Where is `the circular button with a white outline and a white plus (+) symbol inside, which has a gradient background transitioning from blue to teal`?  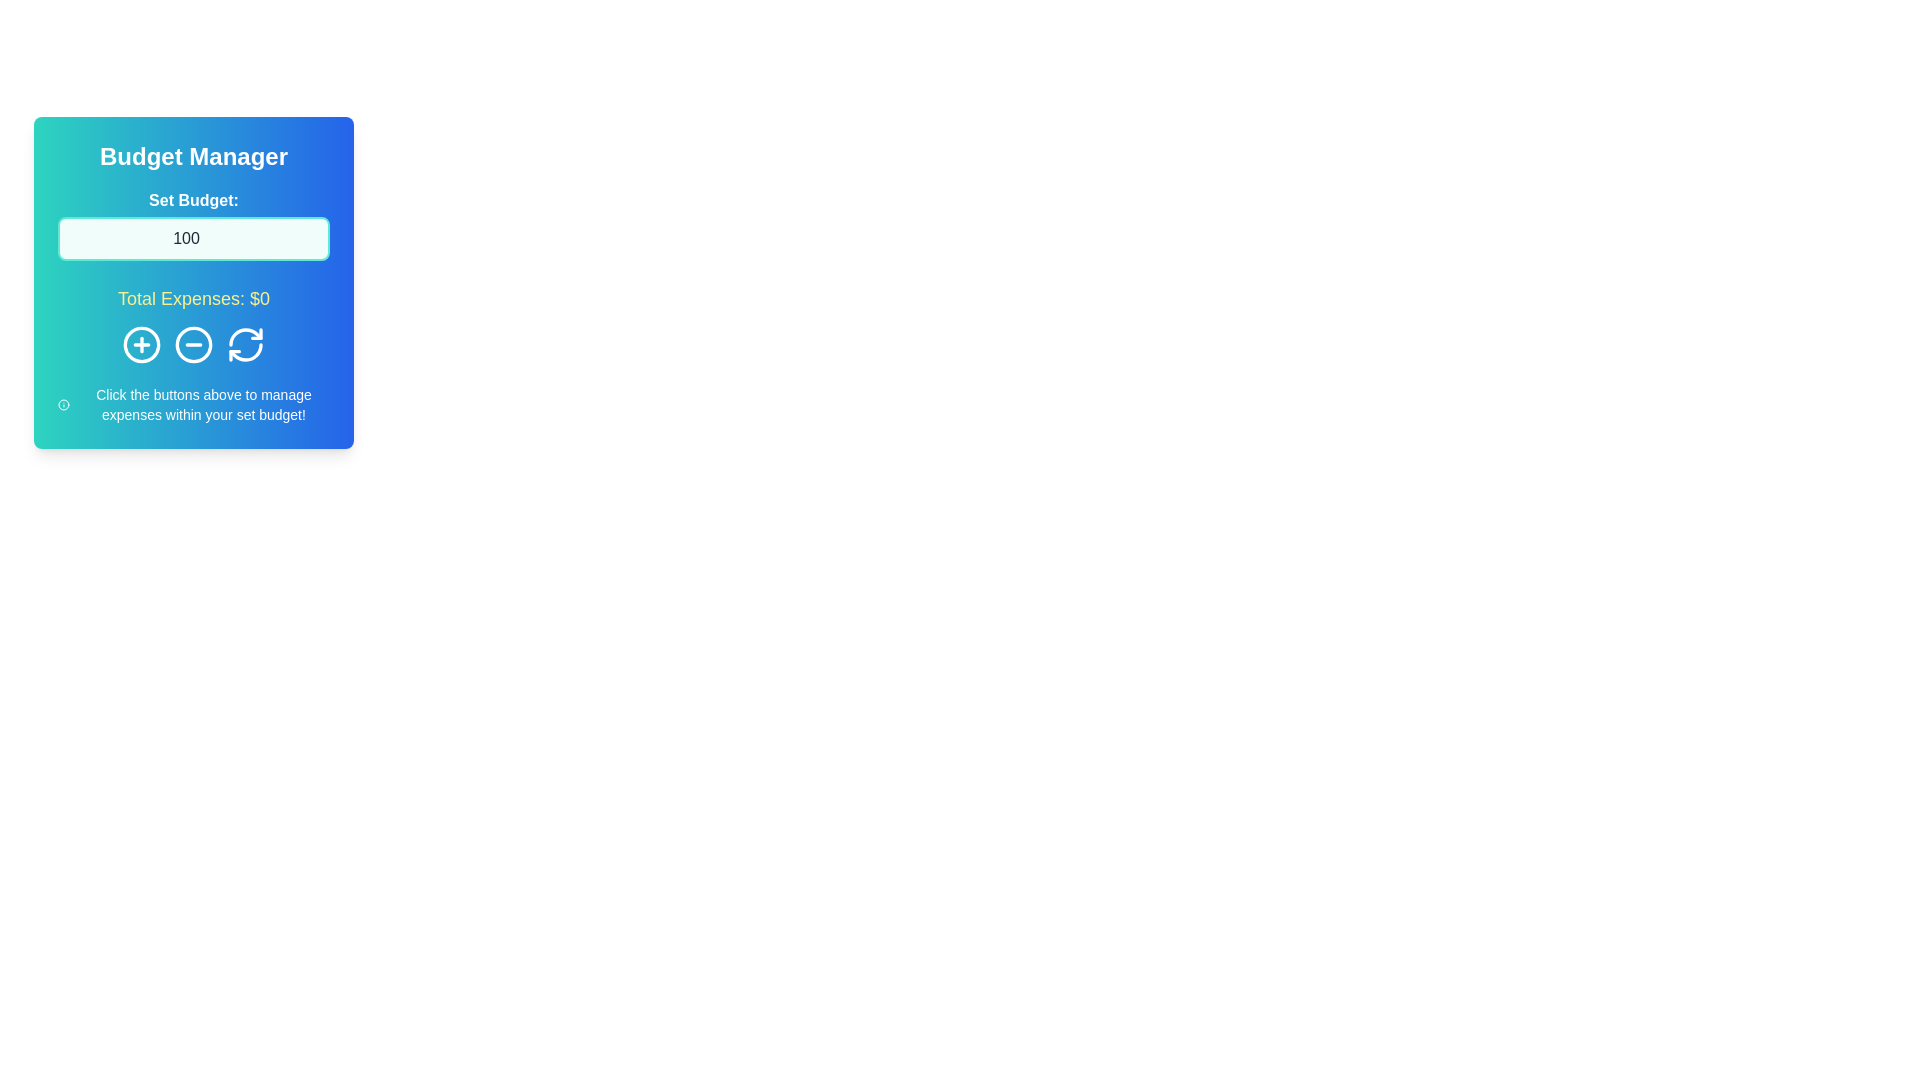
the circular button with a white outline and a white plus (+) symbol inside, which has a gradient background transitioning from blue to teal is located at coordinates (141, 343).